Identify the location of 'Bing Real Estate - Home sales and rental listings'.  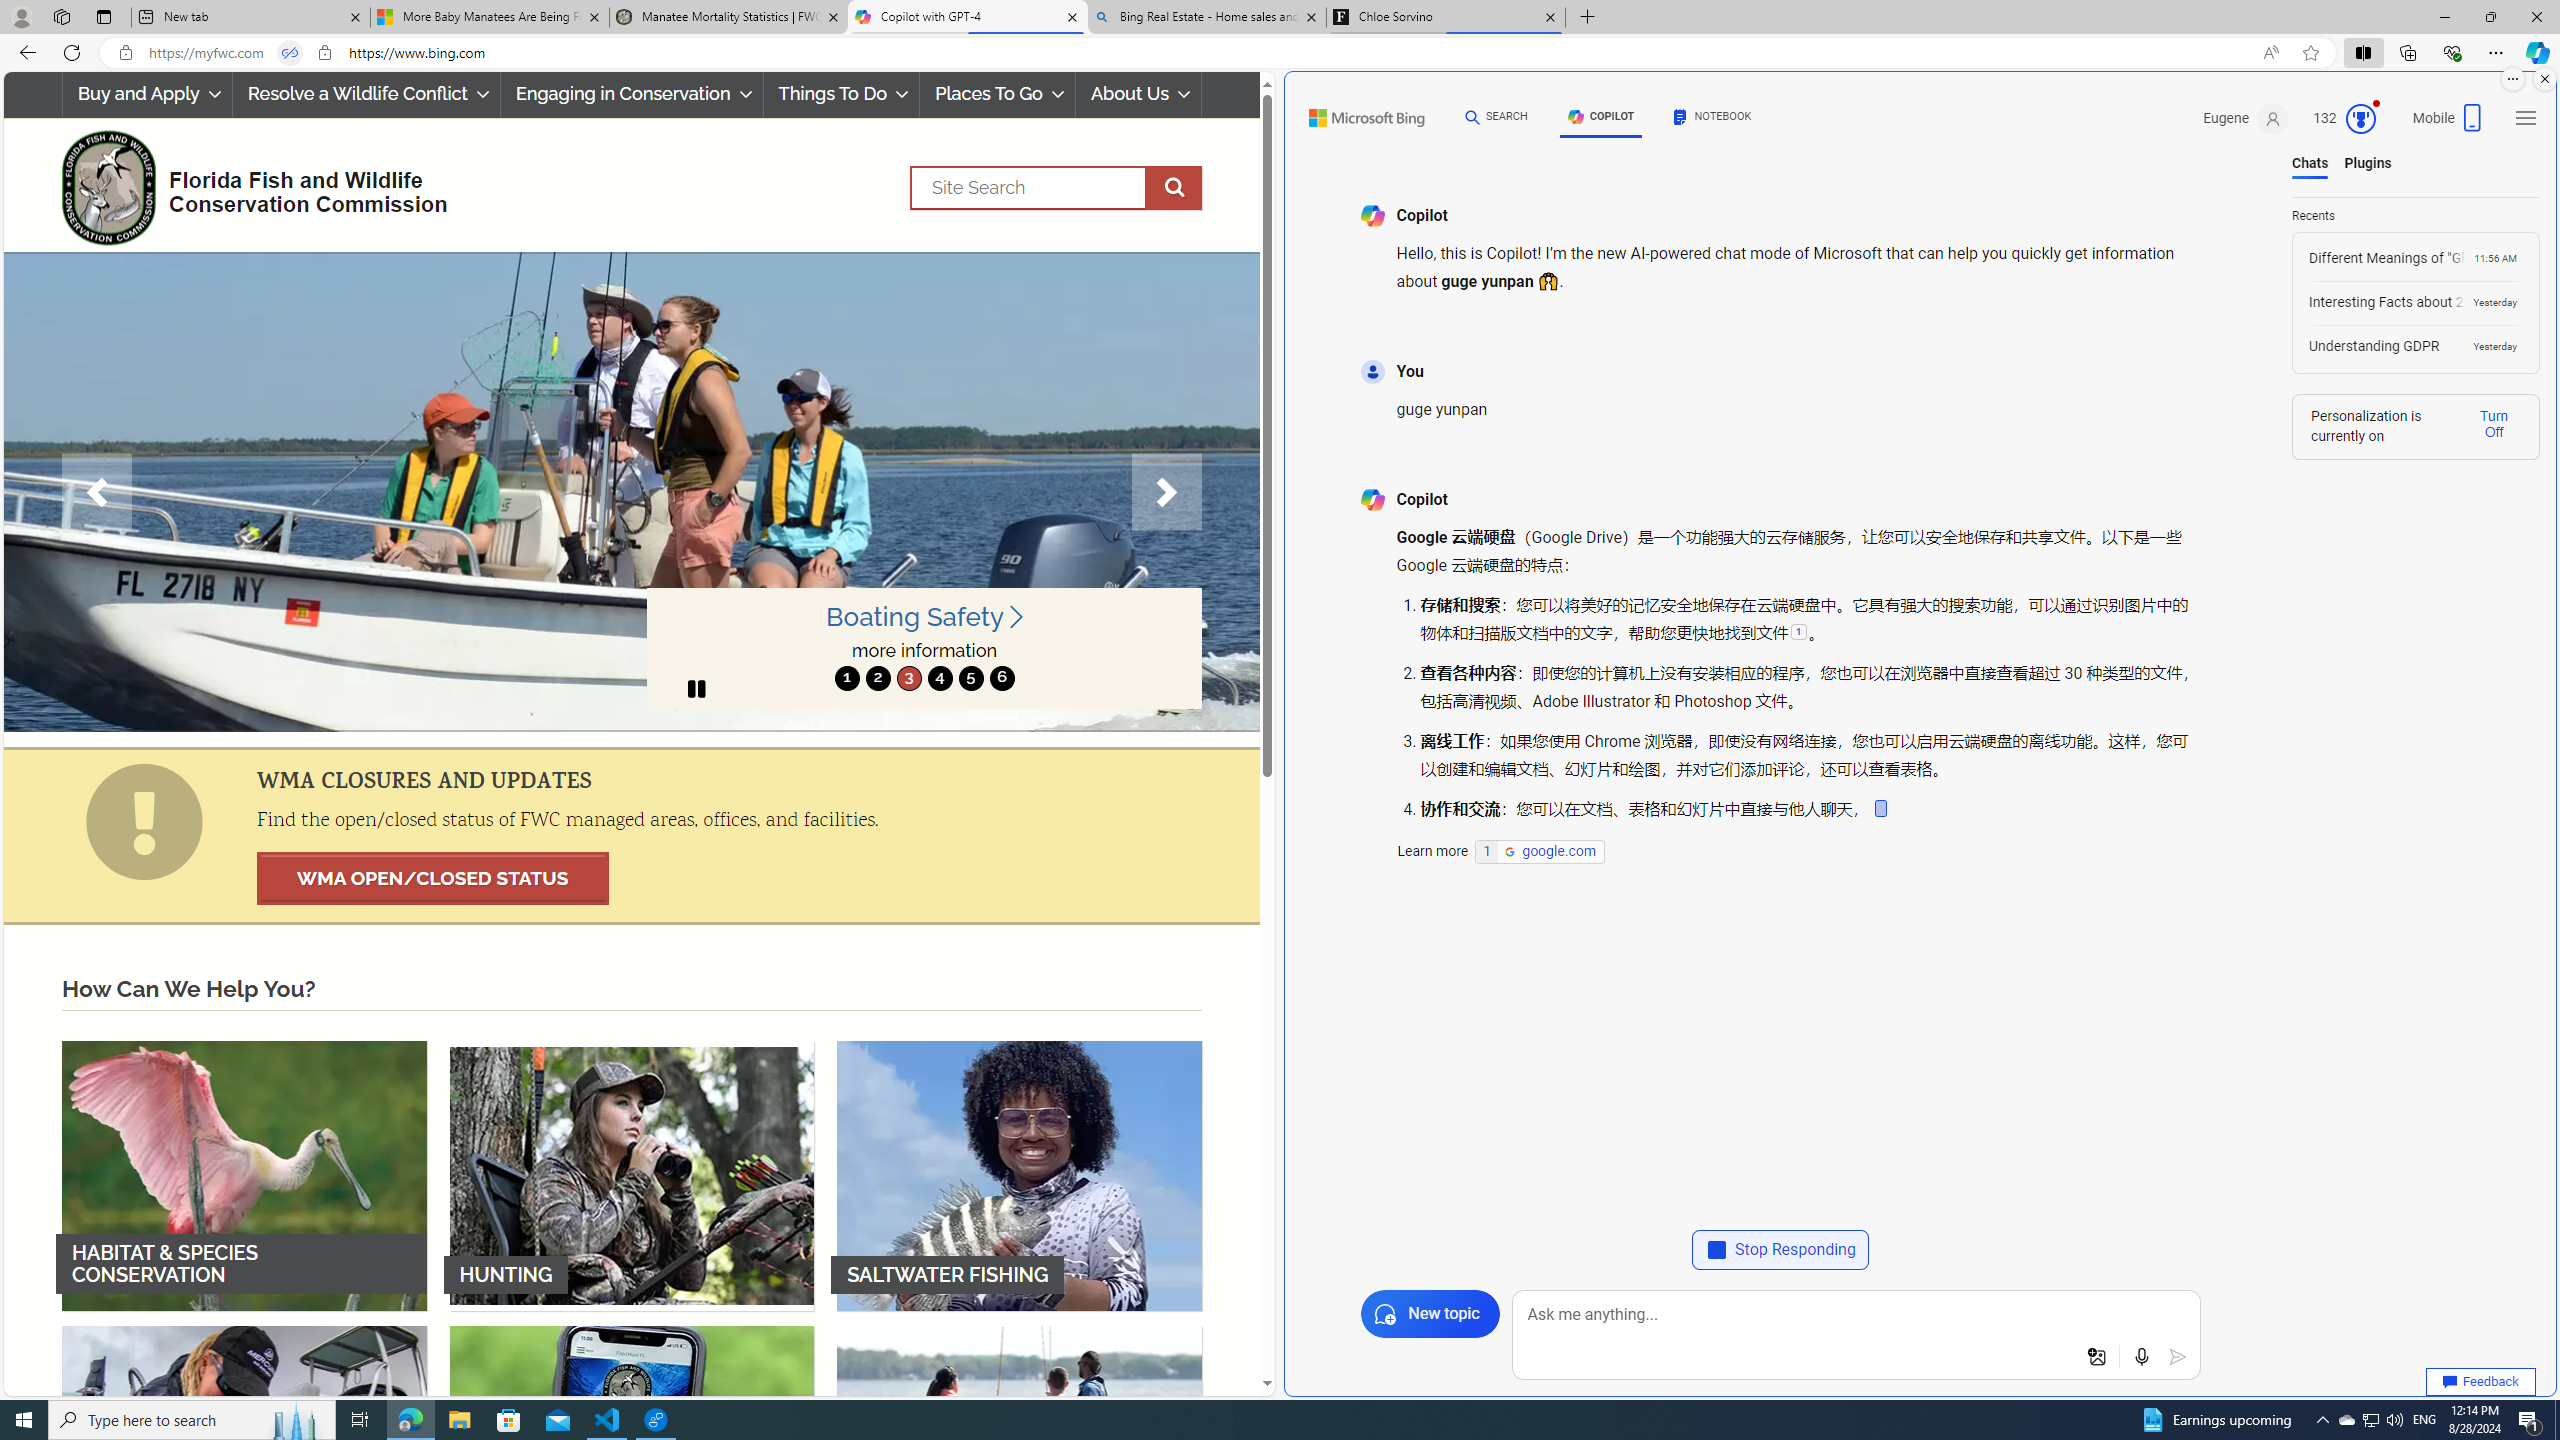
(1204, 16).